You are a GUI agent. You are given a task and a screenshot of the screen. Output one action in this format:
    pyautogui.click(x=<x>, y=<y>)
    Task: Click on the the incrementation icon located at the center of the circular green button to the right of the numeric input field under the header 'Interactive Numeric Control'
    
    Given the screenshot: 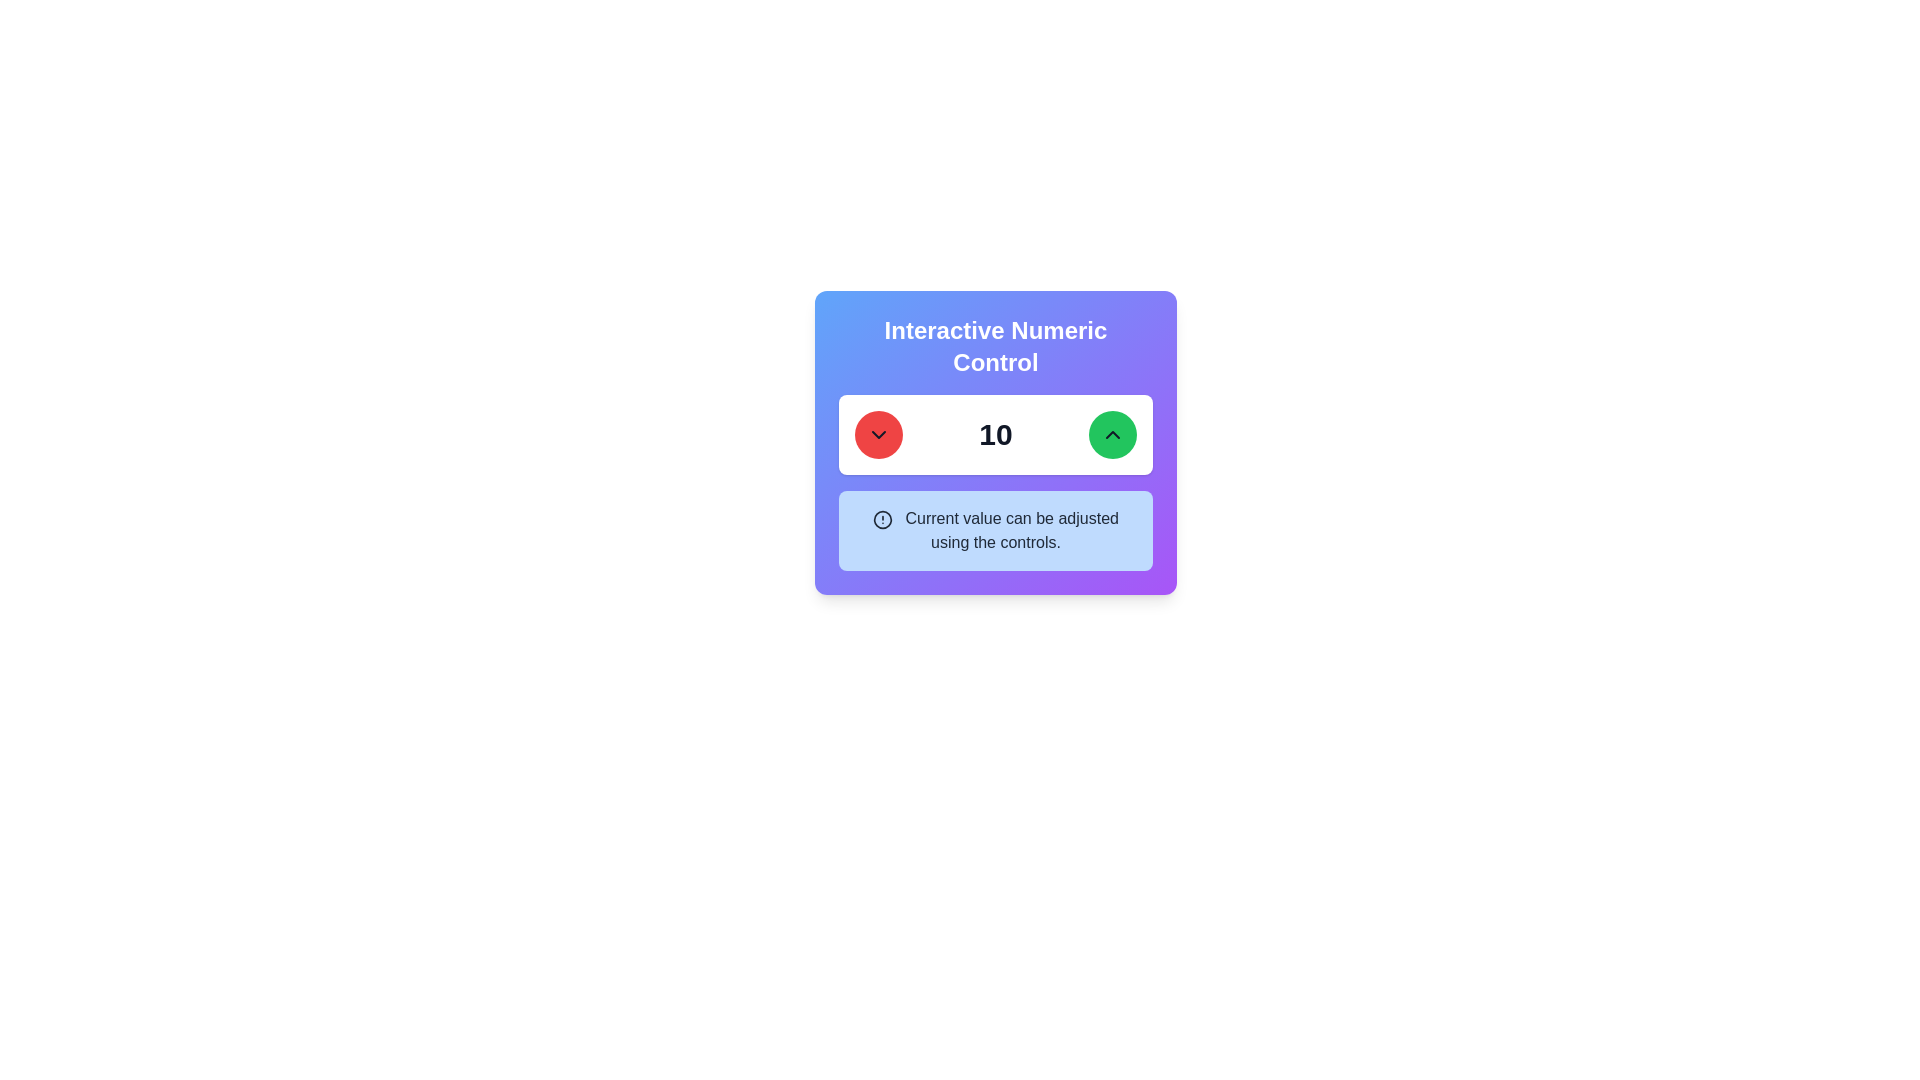 What is the action you would take?
    pyautogui.click(x=1112, y=434)
    